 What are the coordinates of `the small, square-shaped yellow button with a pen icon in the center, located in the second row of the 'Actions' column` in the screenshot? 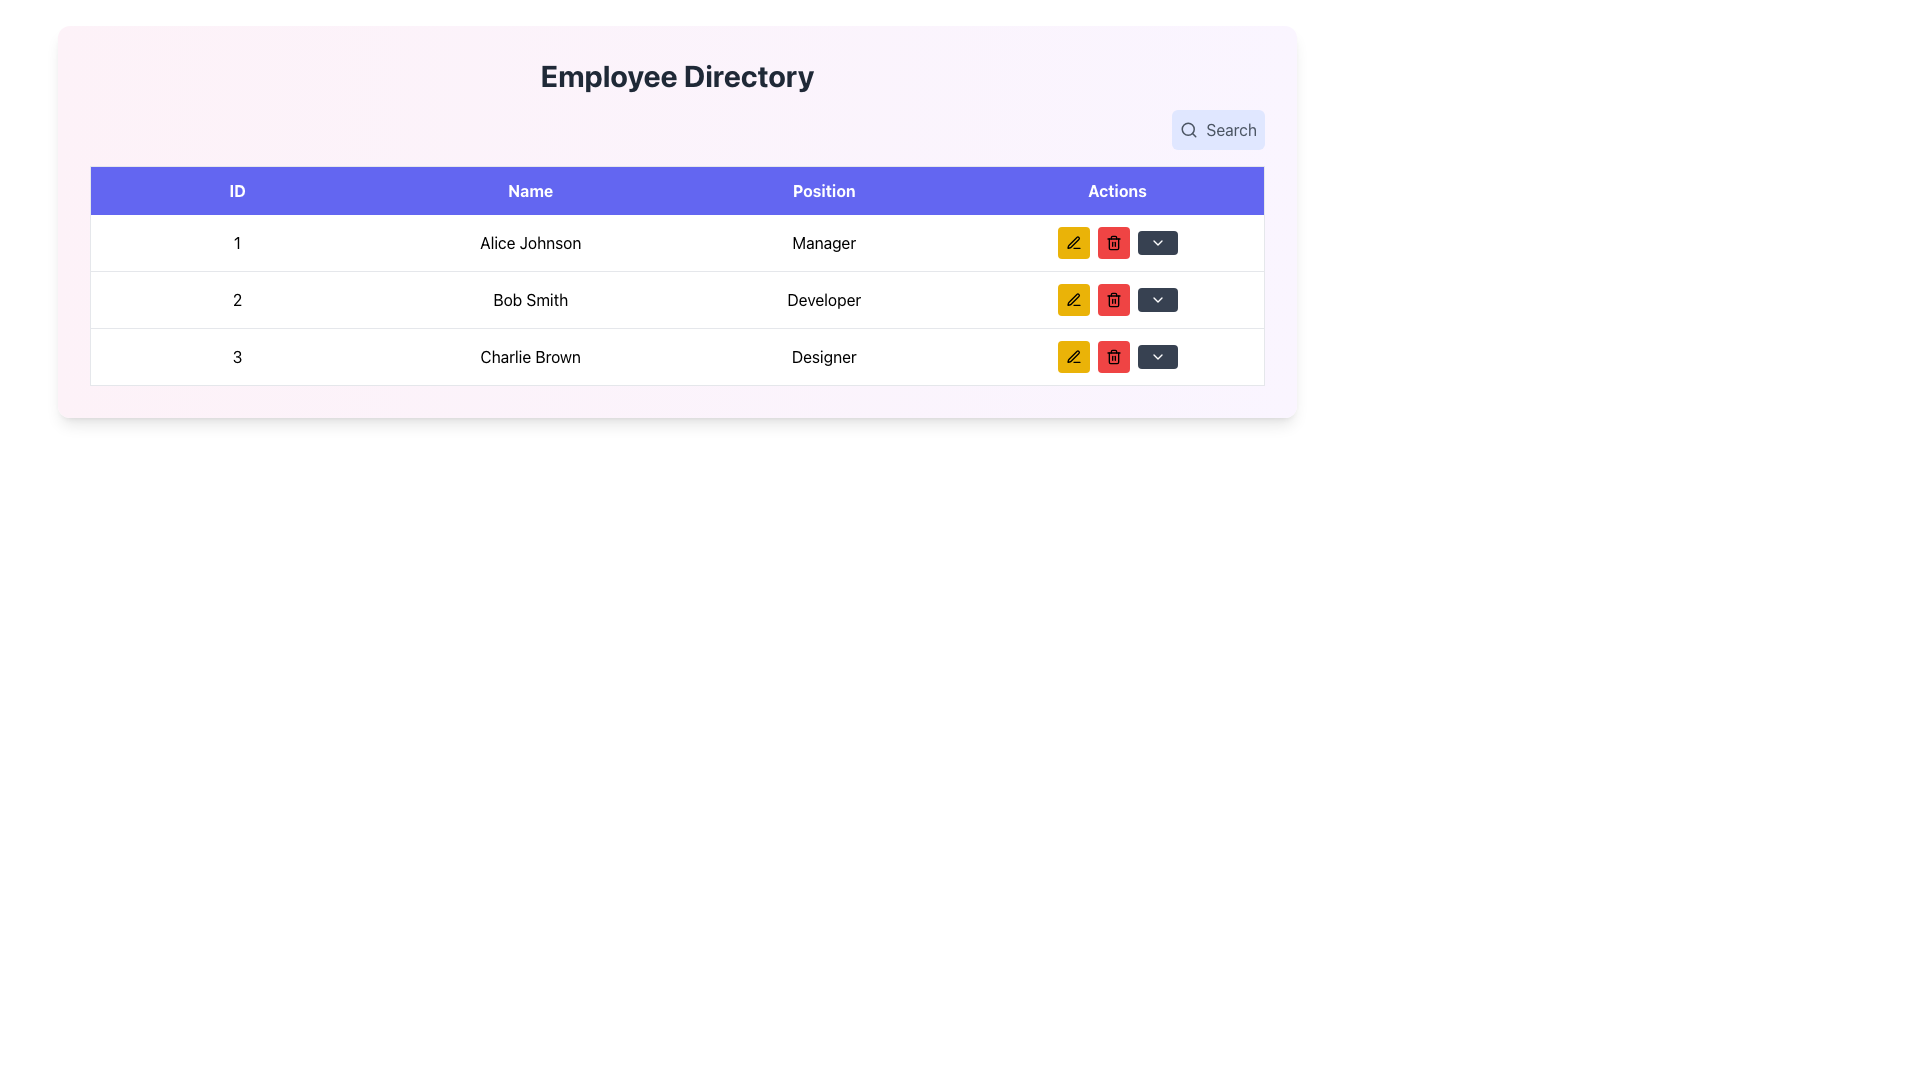 It's located at (1072, 300).